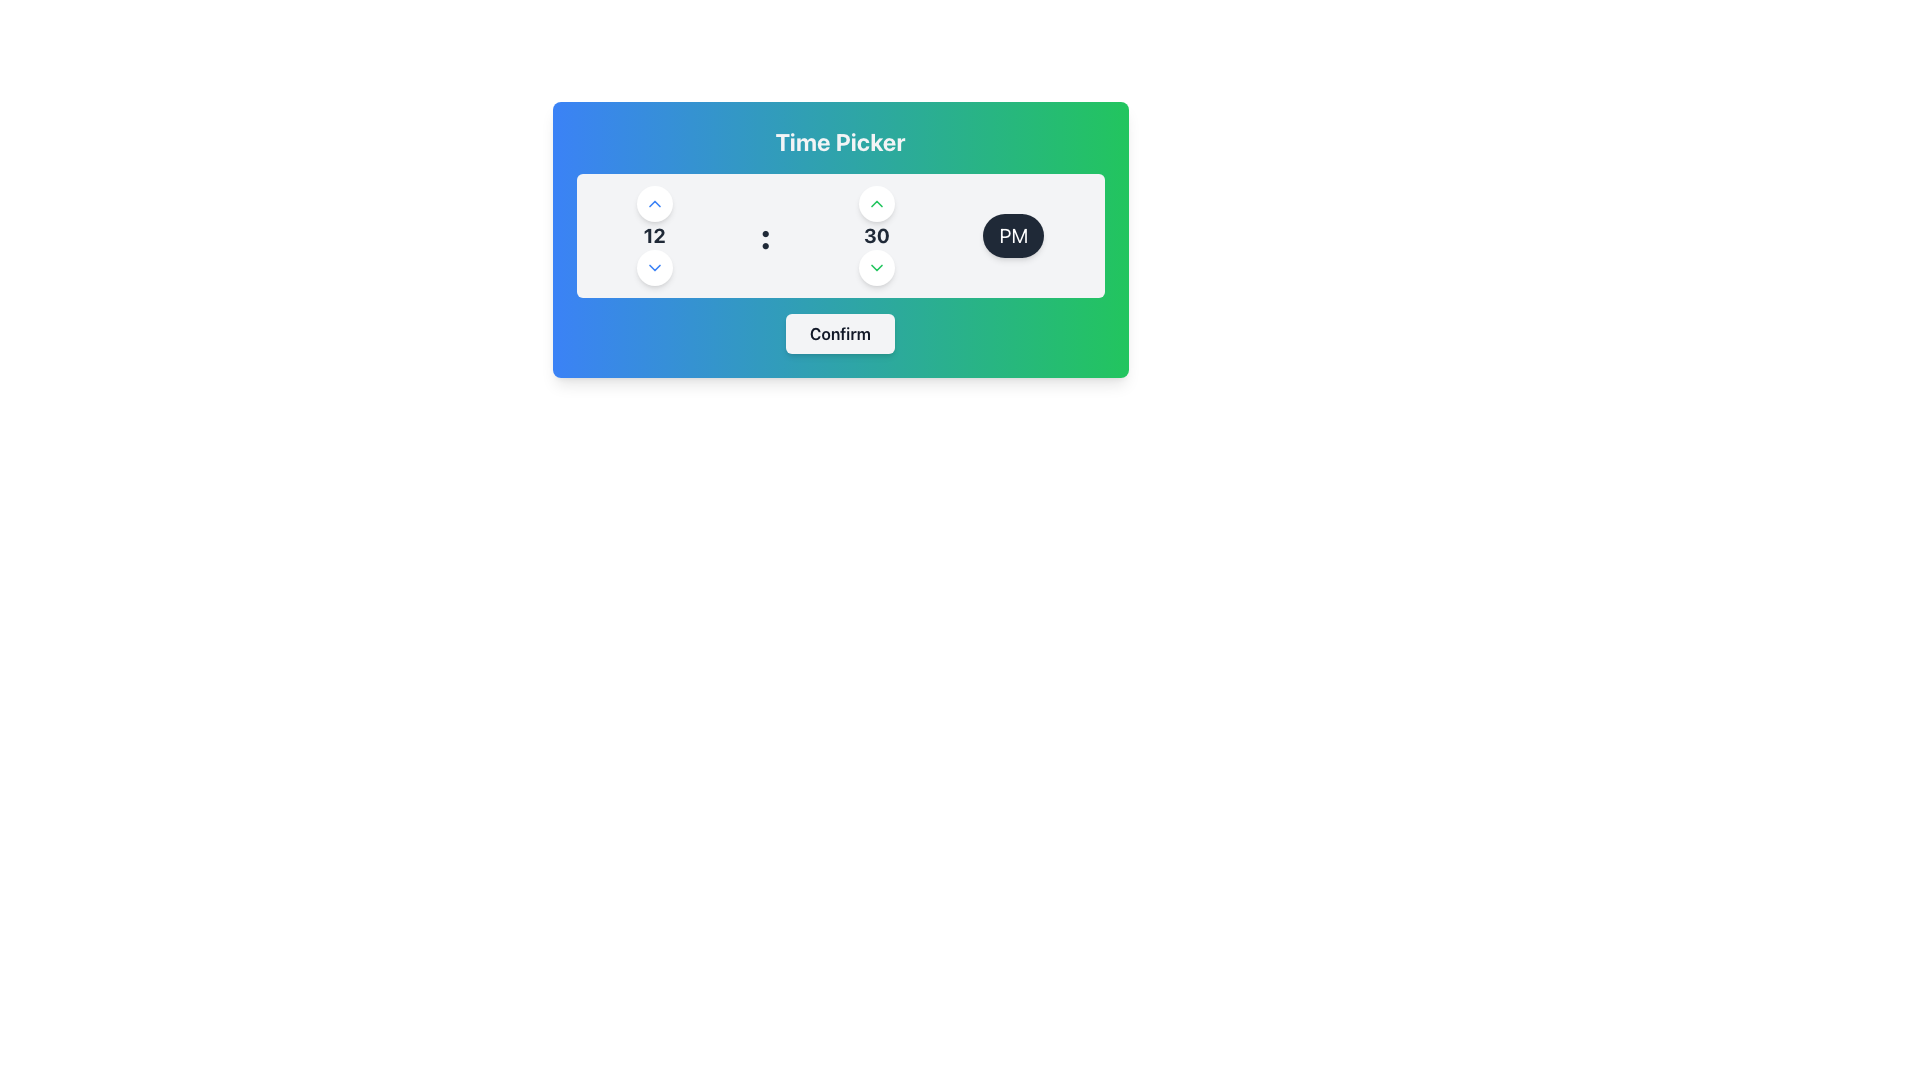 The width and height of the screenshot is (1920, 1080). Describe the element at coordinates (877, 266) in the screenshot. I see `the downward-pointing chevron icon embedded within the circular button in the time picker interface, located beneath the number '12'` at that location.